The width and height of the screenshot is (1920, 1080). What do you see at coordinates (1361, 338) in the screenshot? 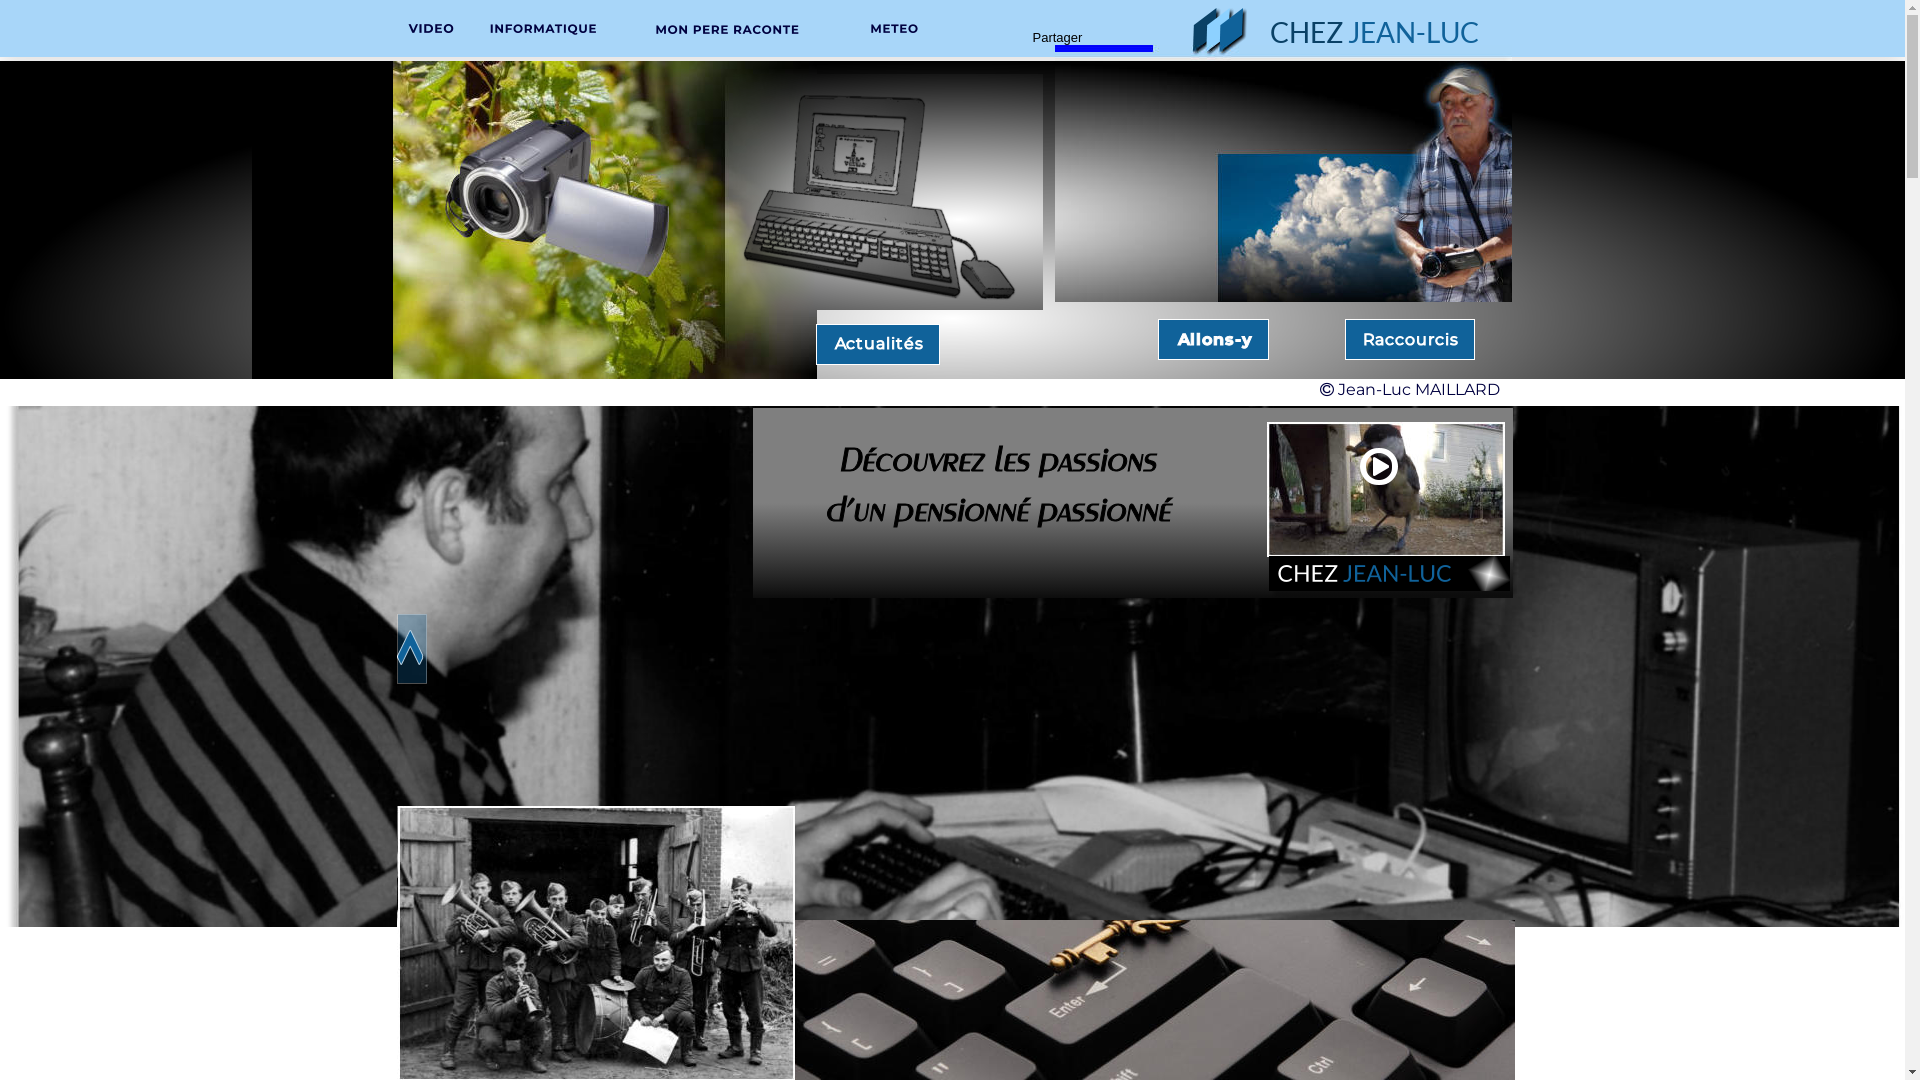
I see `'Raccourcis'` at bounding box center [1361, 338].